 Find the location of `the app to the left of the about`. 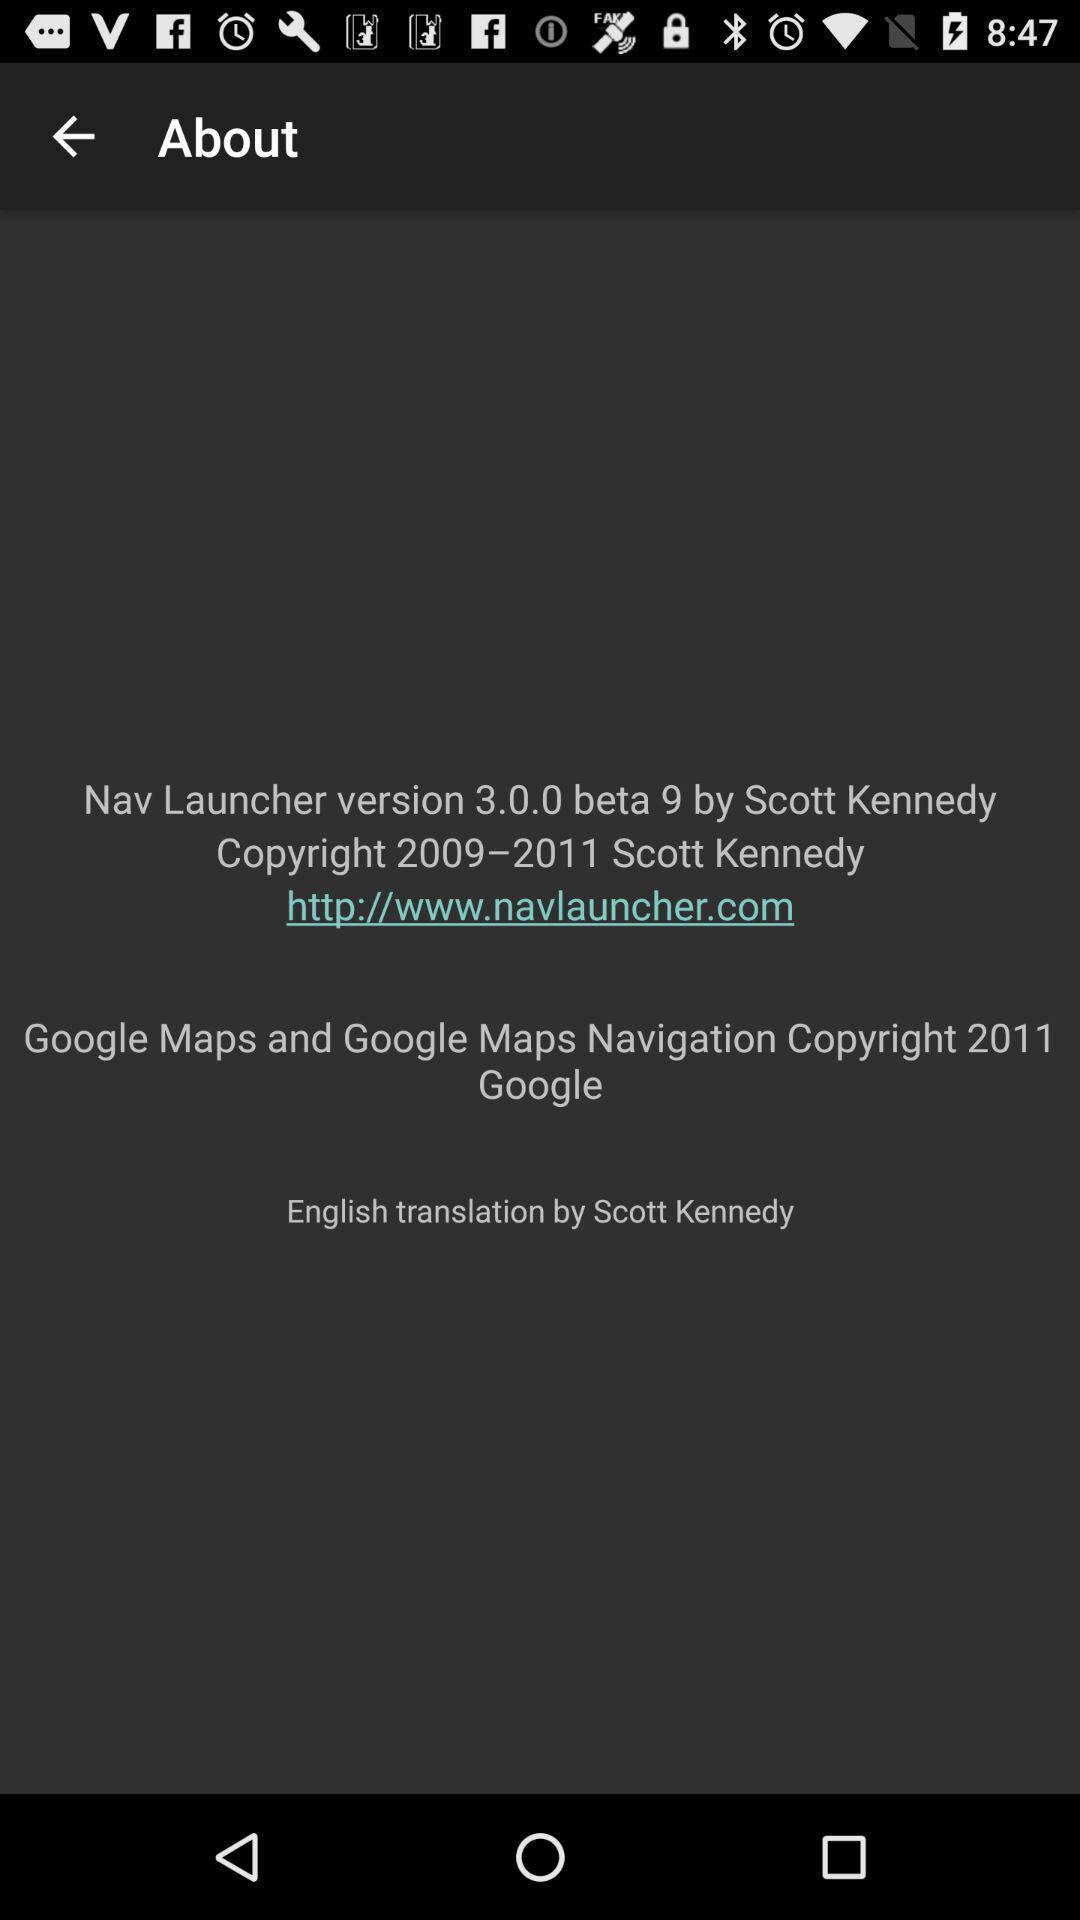

the app to the left of the about is located at coordinates (72, 135).